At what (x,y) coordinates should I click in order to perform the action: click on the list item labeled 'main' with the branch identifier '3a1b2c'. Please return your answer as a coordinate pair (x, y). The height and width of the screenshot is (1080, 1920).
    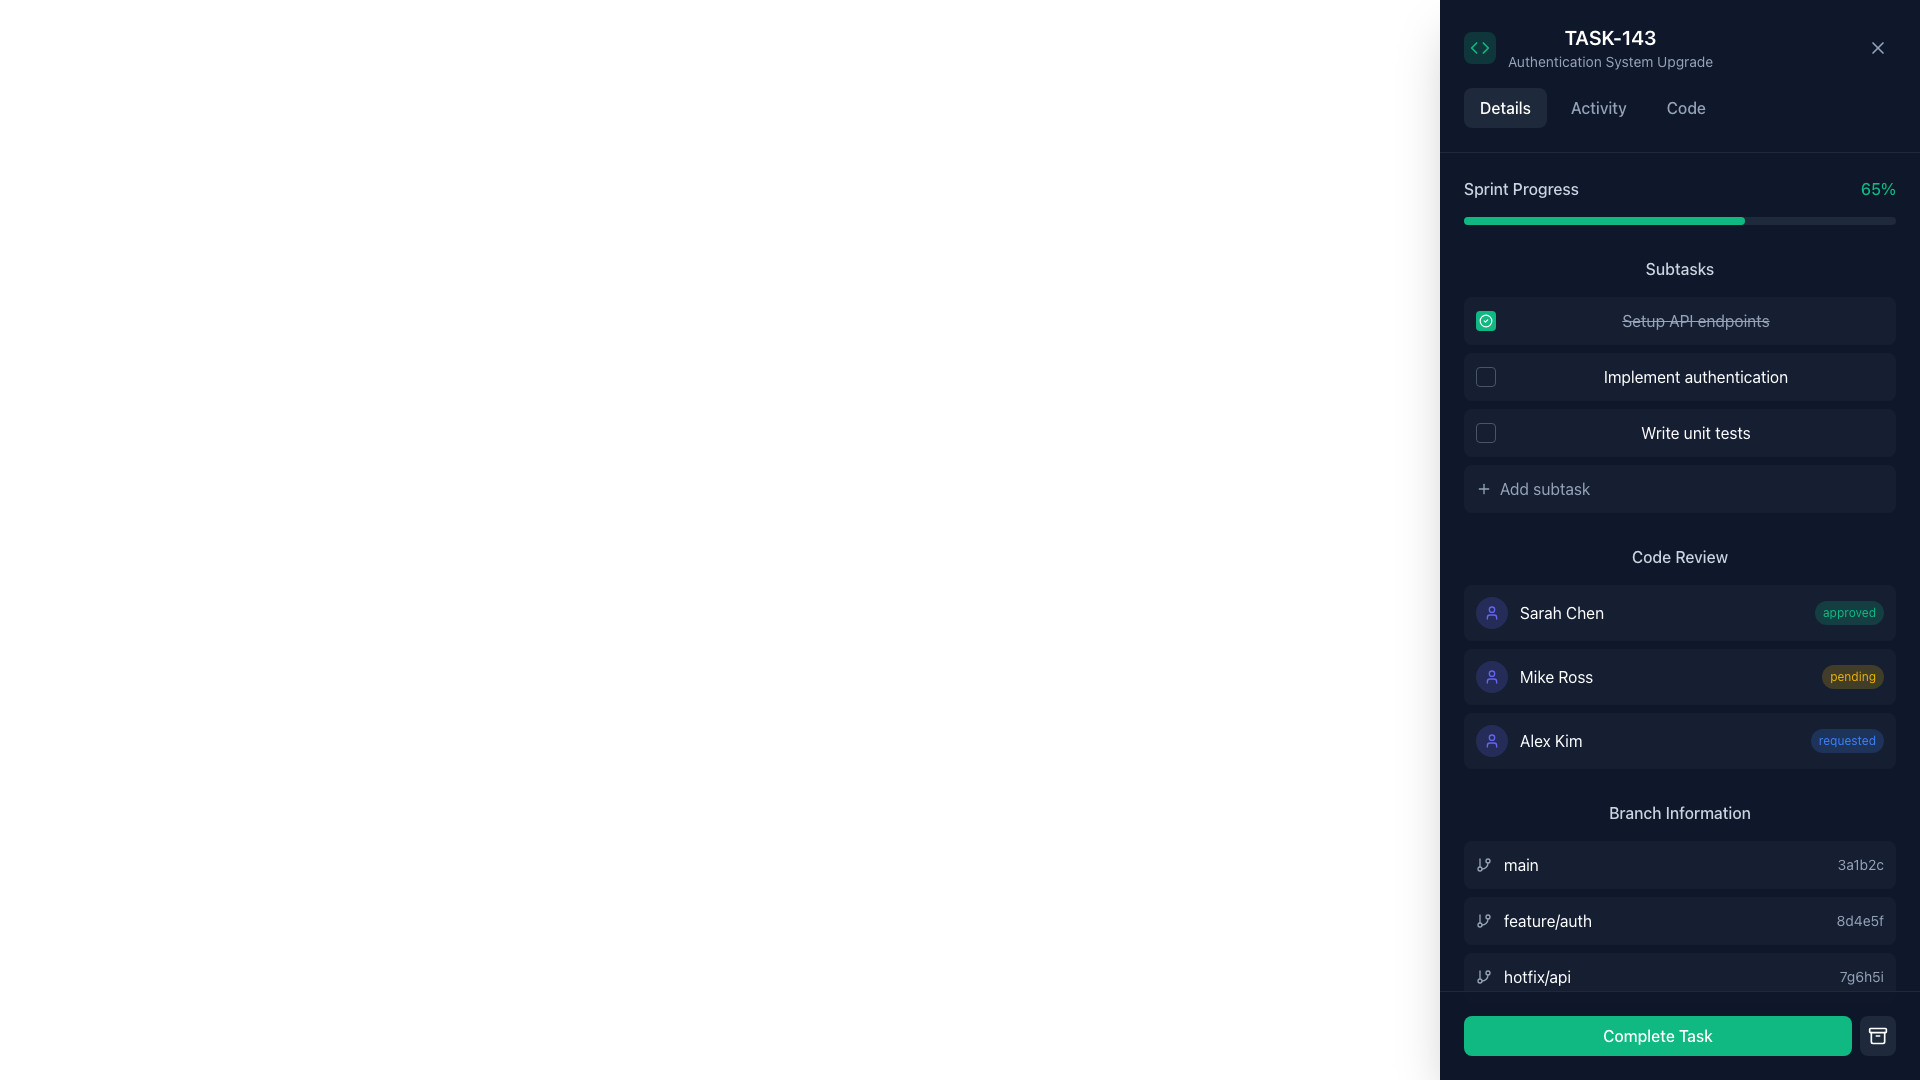
    Looking at the image, I should click on (1680, 863).